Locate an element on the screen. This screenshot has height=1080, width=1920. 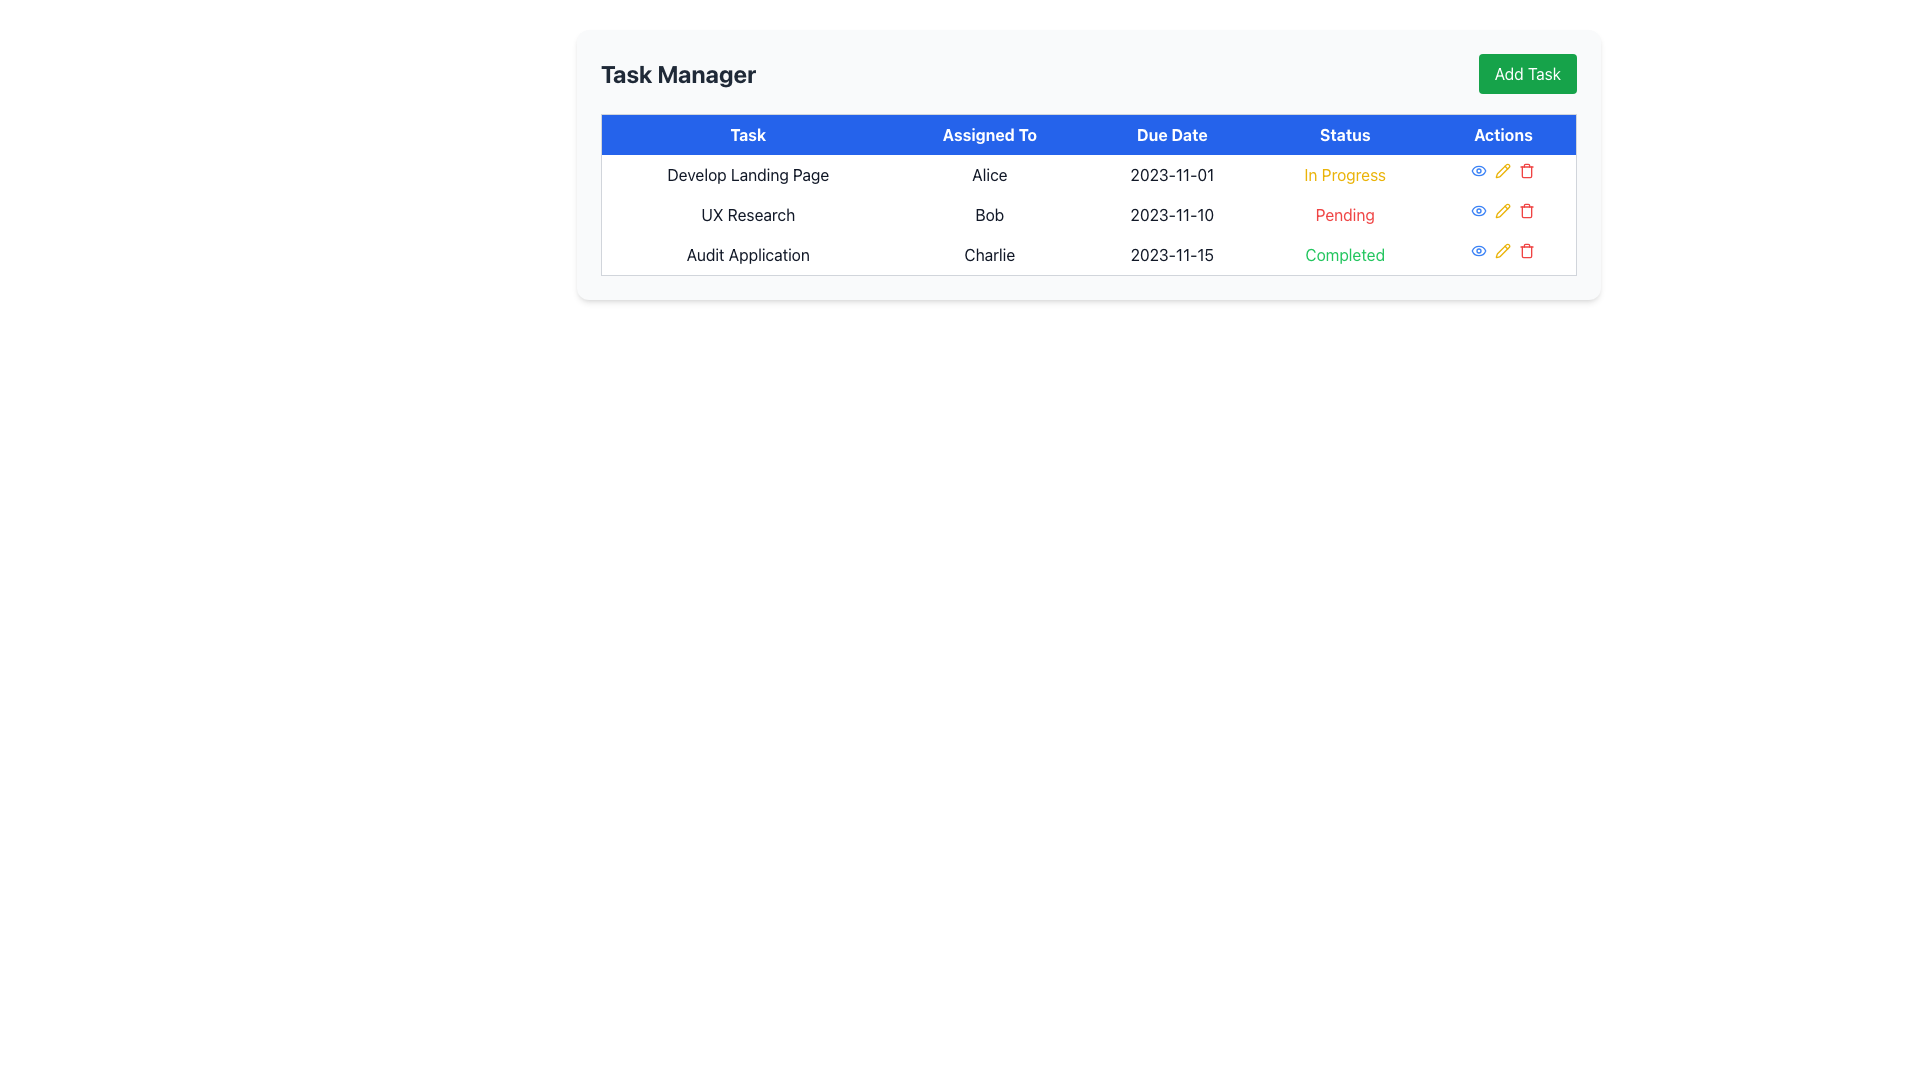
the date label displaying '2023-11-10' located in the 'Due Date' column of the task table, adjacent to 'Bob' in the 'Assigned To' column is located at coordinates (1172, 215).